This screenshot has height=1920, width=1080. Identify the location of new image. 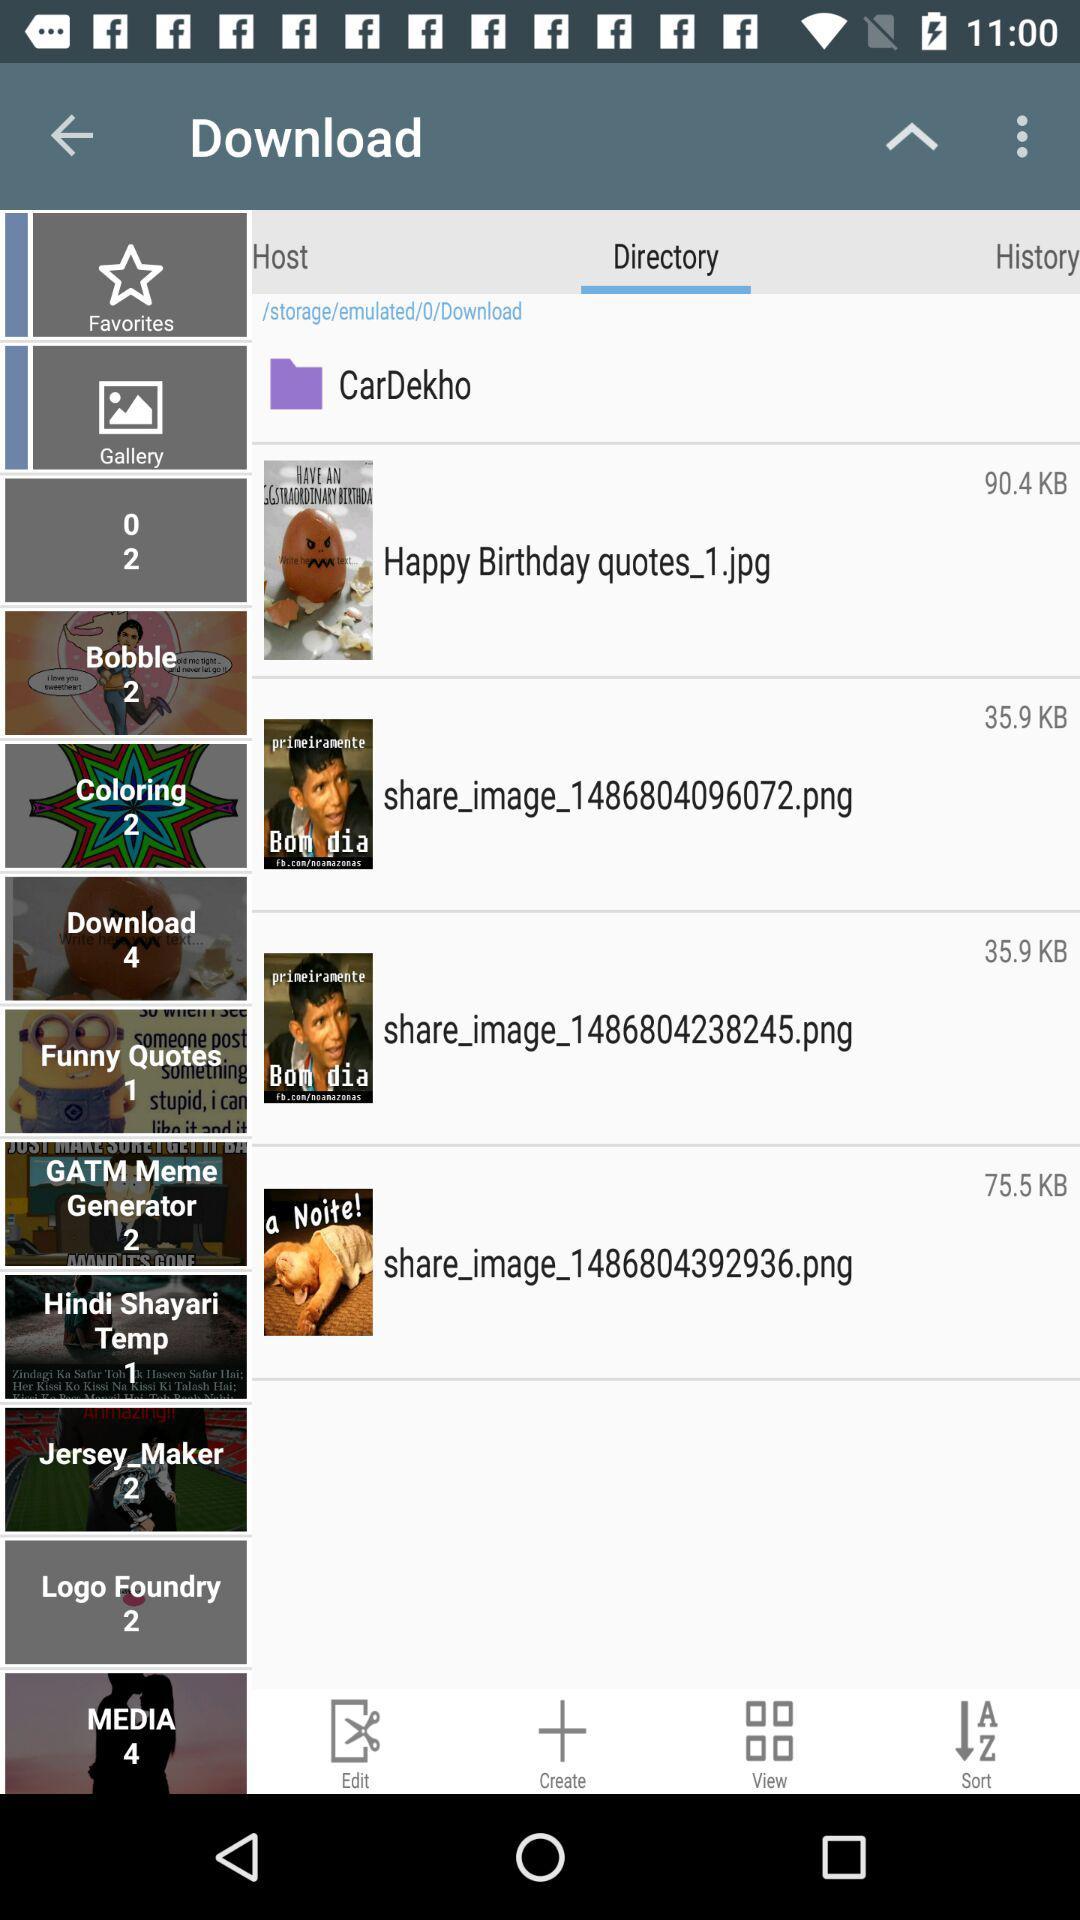
(562, 1740).